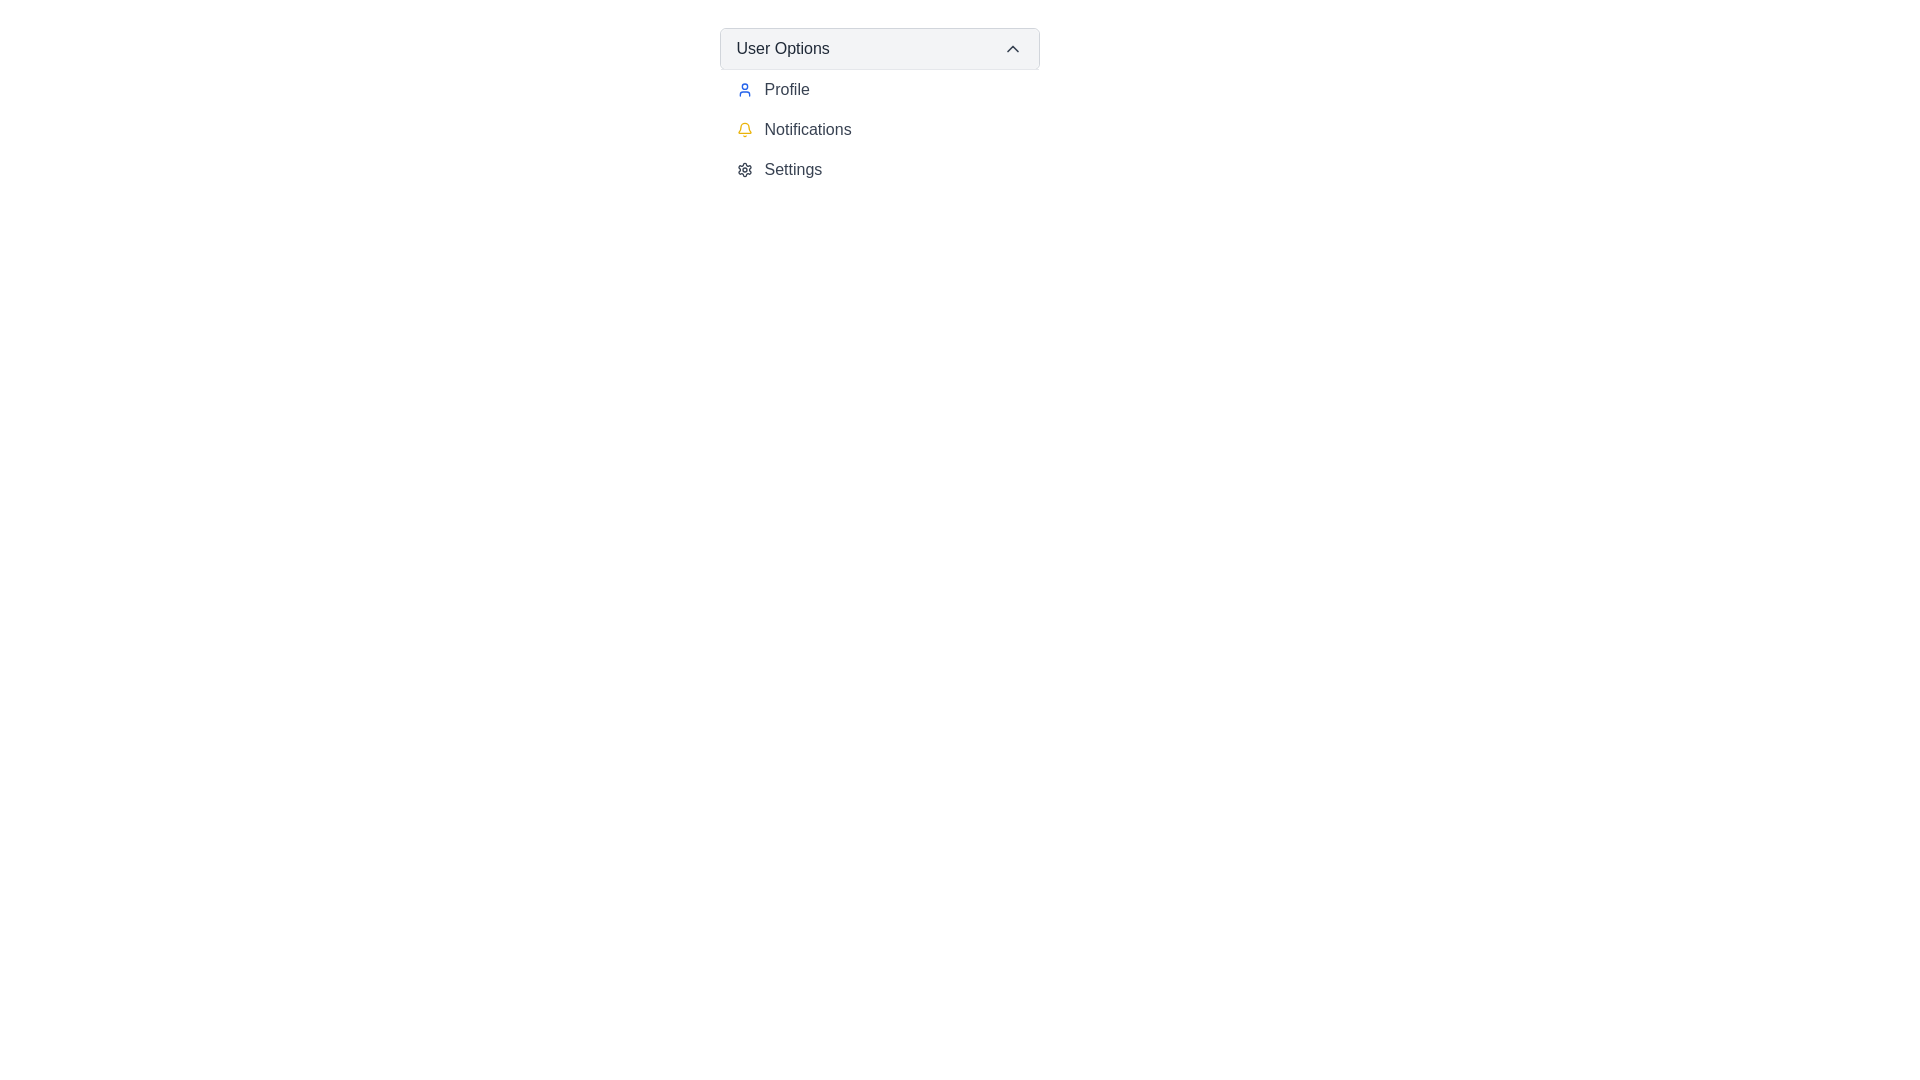 Image resolution: width=1920 pixels, height=1080 pixels. What do you see at coordinates (879, 48) in the screenshot?
I see `the dropdown toggle button located at the top of the vertical list` at bounding box center [879, 48].